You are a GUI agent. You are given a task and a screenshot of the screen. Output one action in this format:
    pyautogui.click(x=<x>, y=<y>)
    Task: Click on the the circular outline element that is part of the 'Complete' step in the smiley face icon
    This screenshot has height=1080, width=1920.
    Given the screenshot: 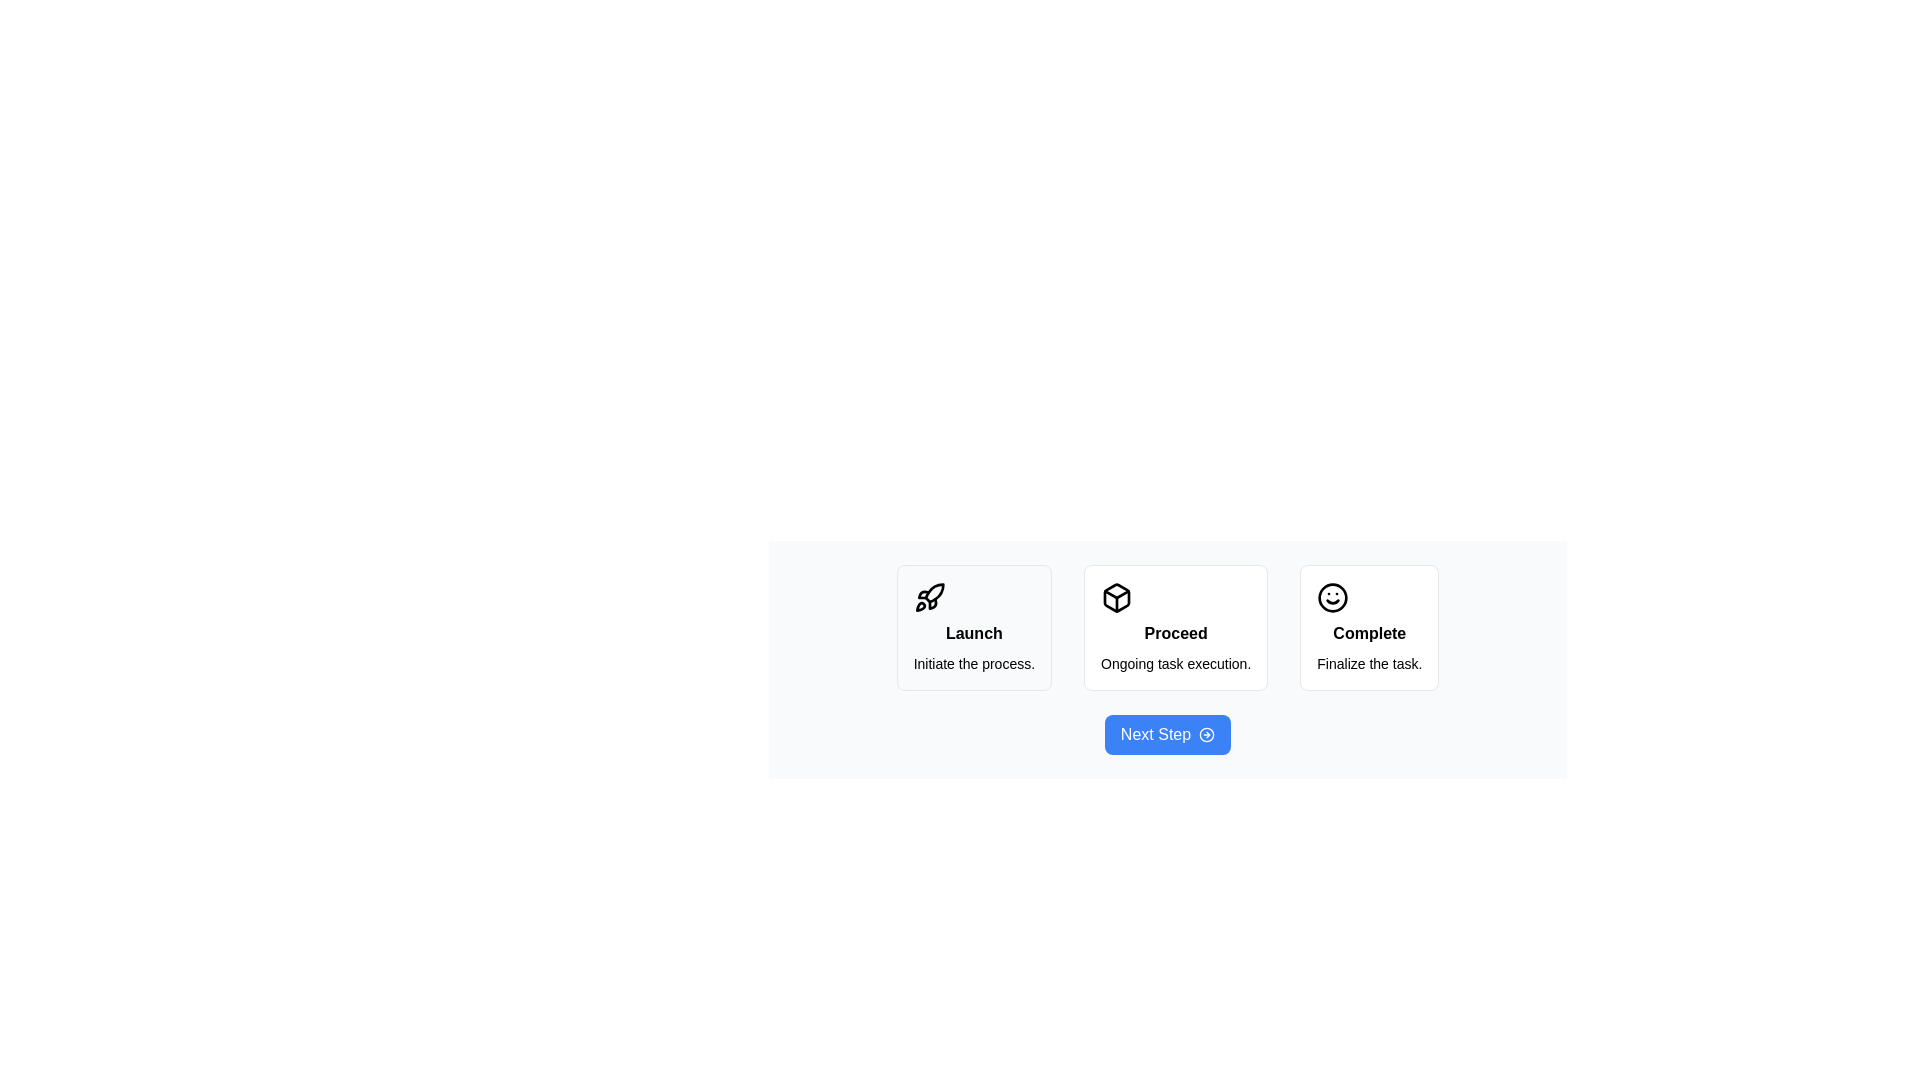 What is the action you would take?
    pyautogui.click(x=1333, y=596)
    